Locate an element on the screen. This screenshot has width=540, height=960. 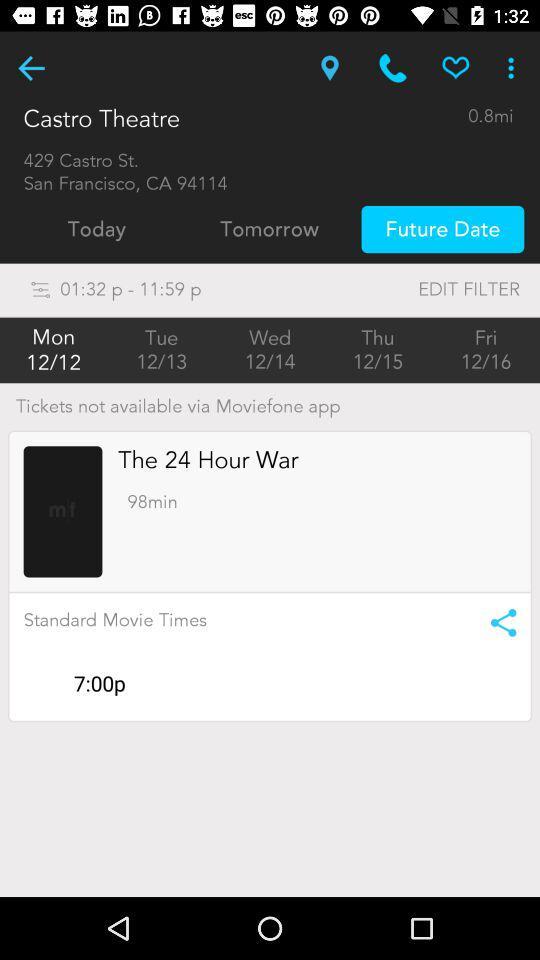
item next to the the 24 hour icon is located at coordinates (63, 510).